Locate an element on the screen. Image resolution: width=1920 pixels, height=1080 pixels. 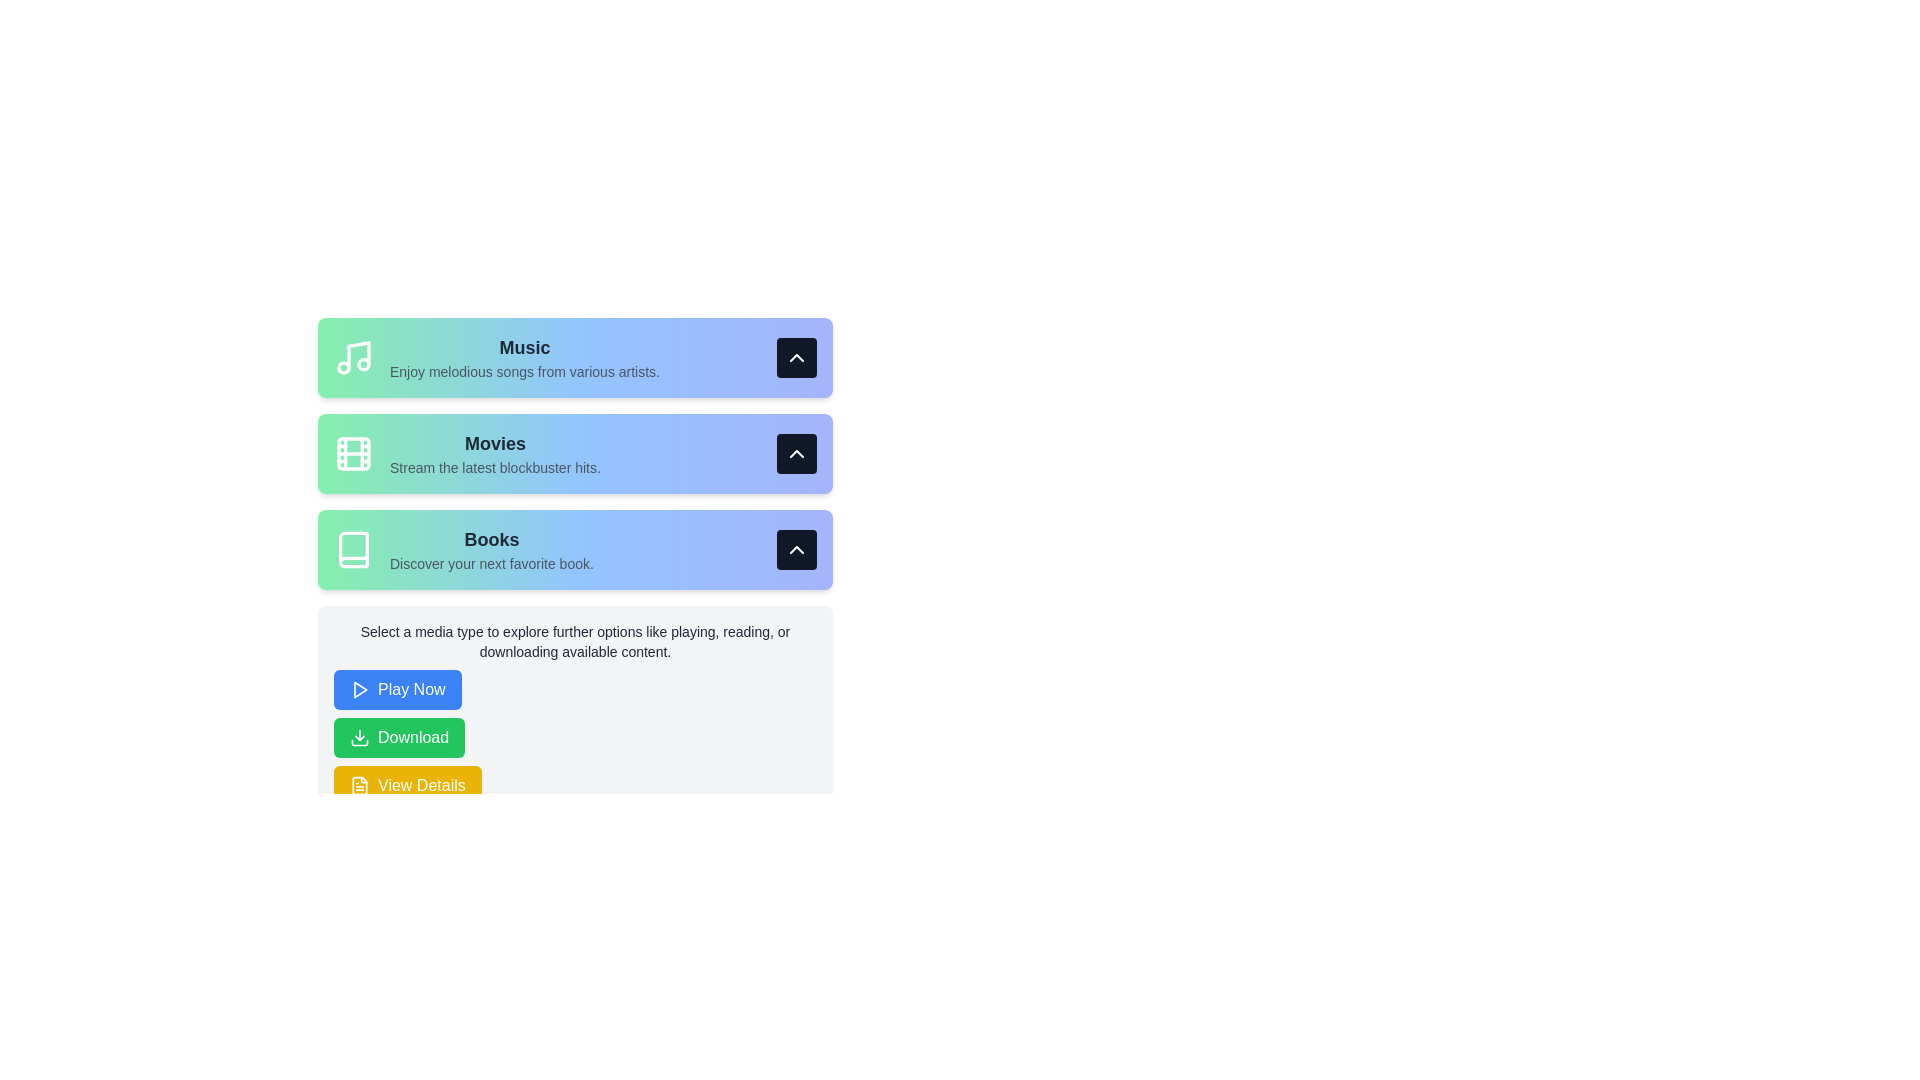
the text element titled 'Movies', which features a bold title and a subtitle, located in the second row of a vertically stacked group is located at coordinates (495, 454).